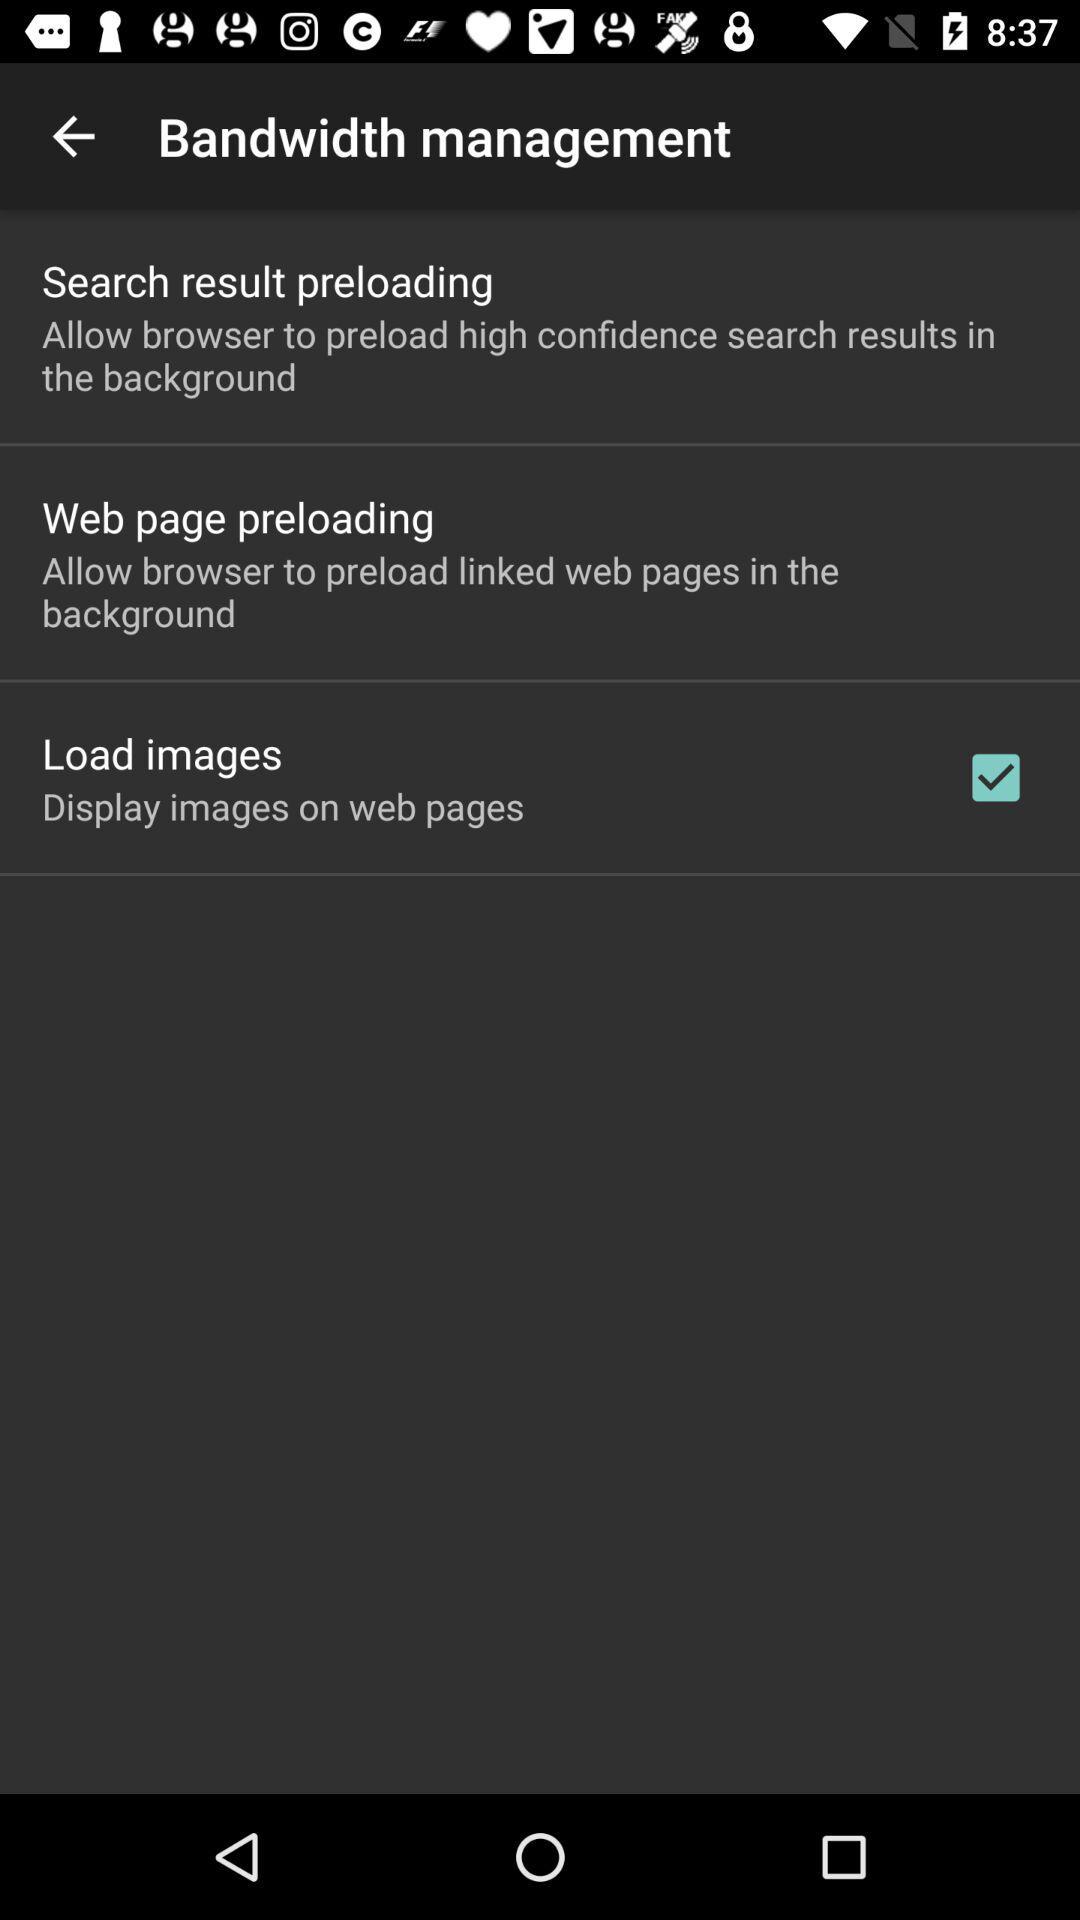 The image size is (1080, 1920). What do you see at coordinates (72, 135) in the screenshot?
I see `the app to the left of the bandwidth management icon` at bounding box center [72, 135].